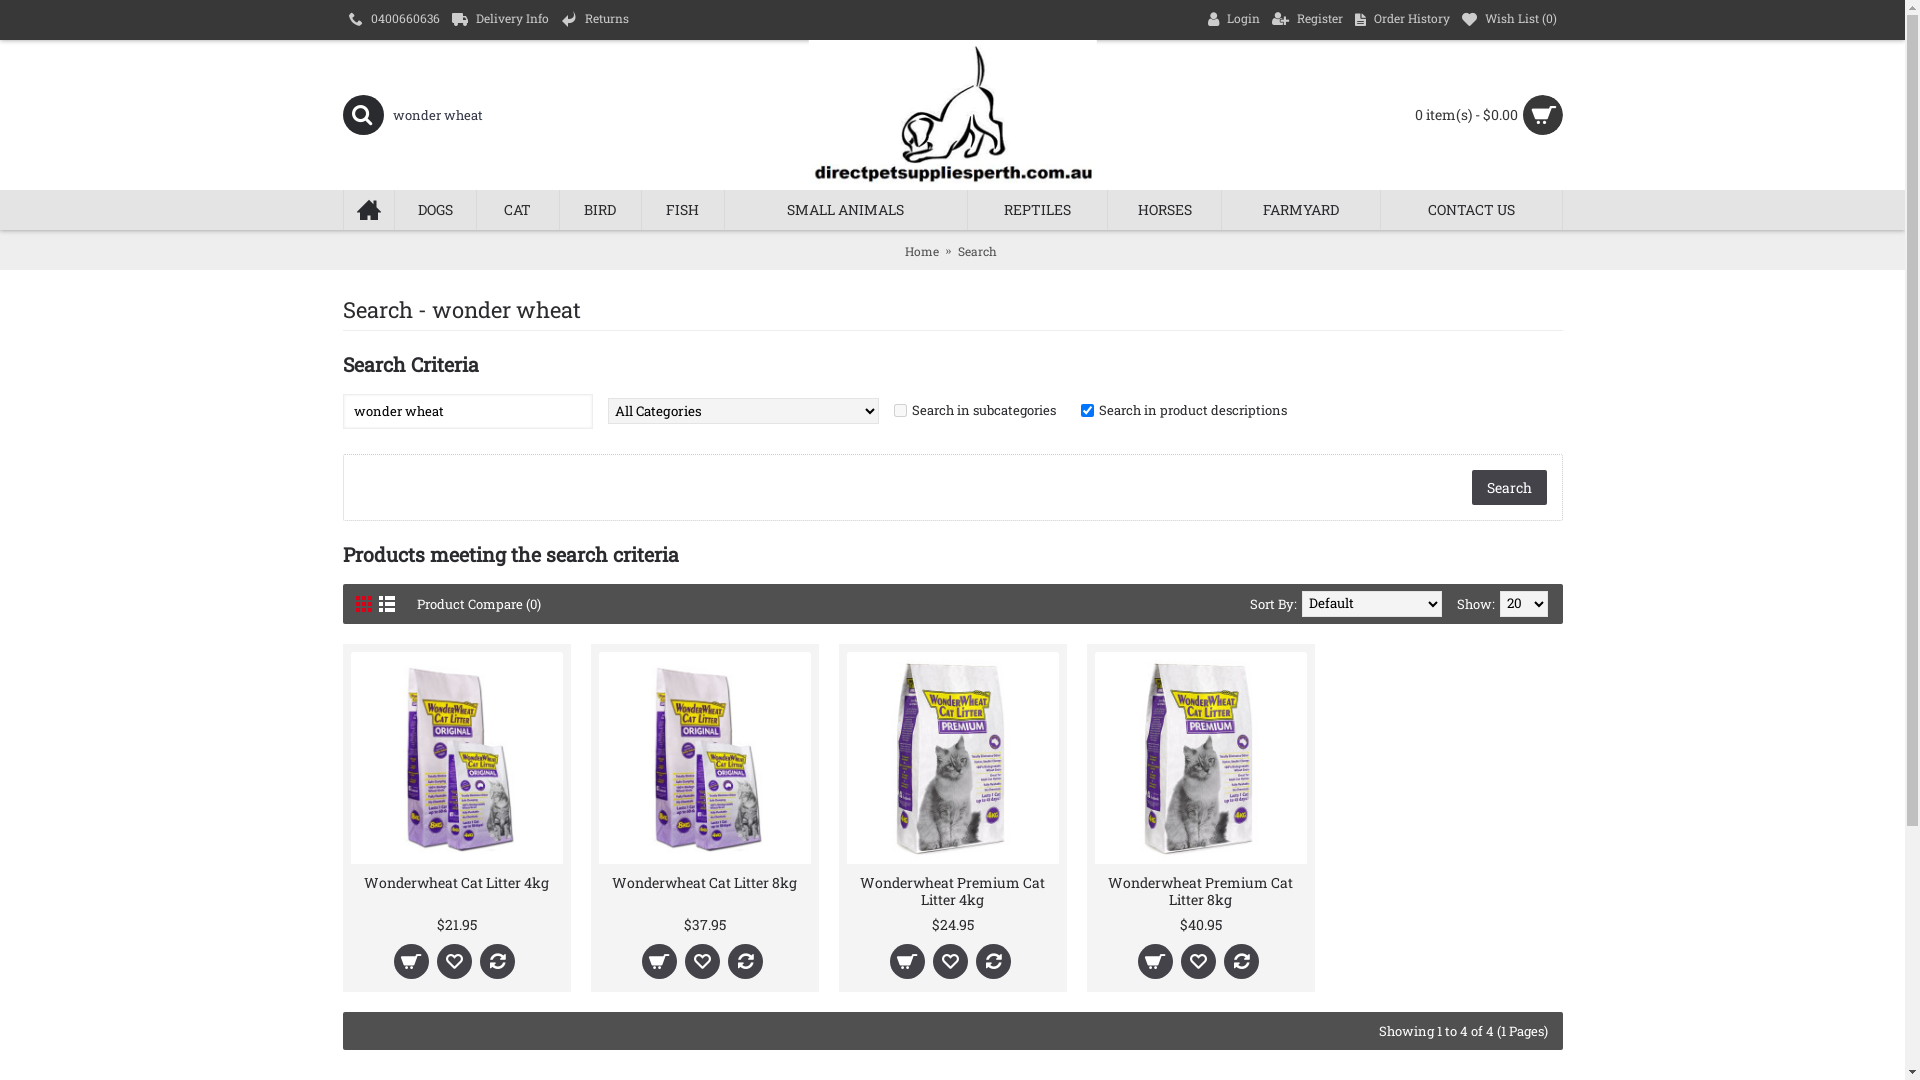  Describe the element at coordinates (1471, 209) in the screenshot. I see `'CONTACT US'` at that location.